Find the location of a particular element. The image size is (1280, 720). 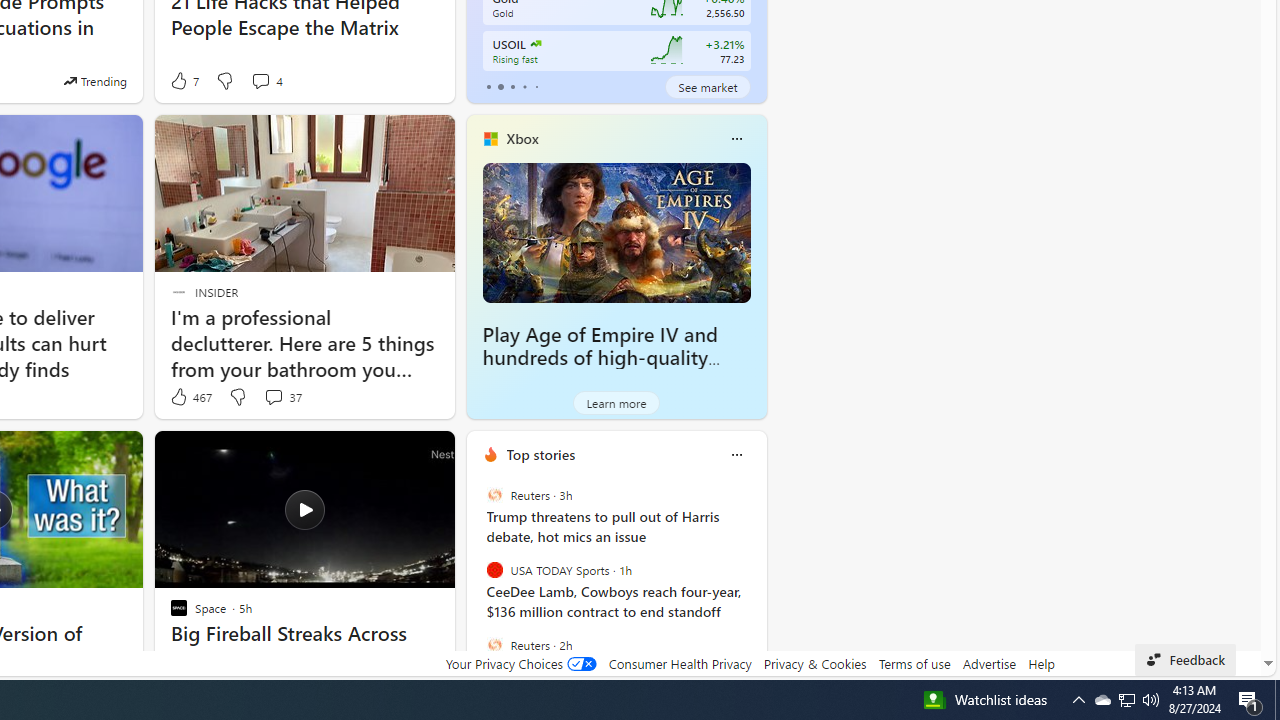

'View comments 4 Comment' is located at coordinates (259, 80).